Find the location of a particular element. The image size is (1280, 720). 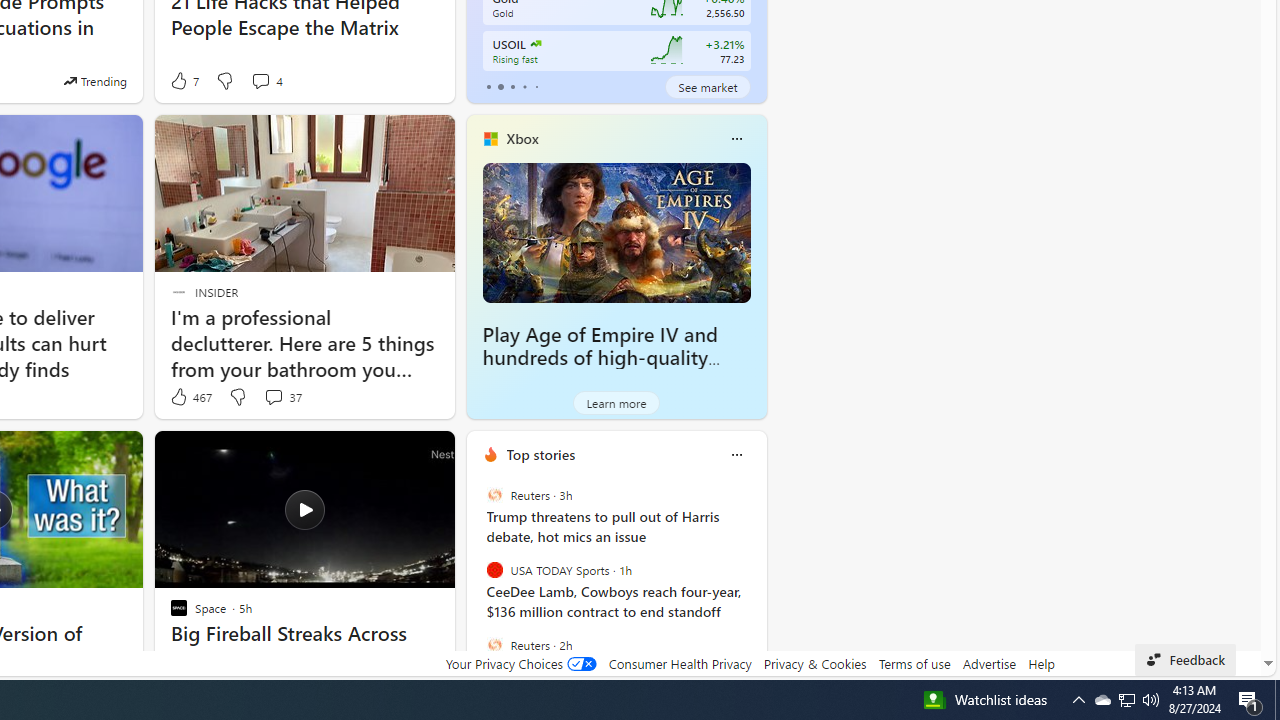

'View comments 4 Comment' is located at coordinates (259, 80).